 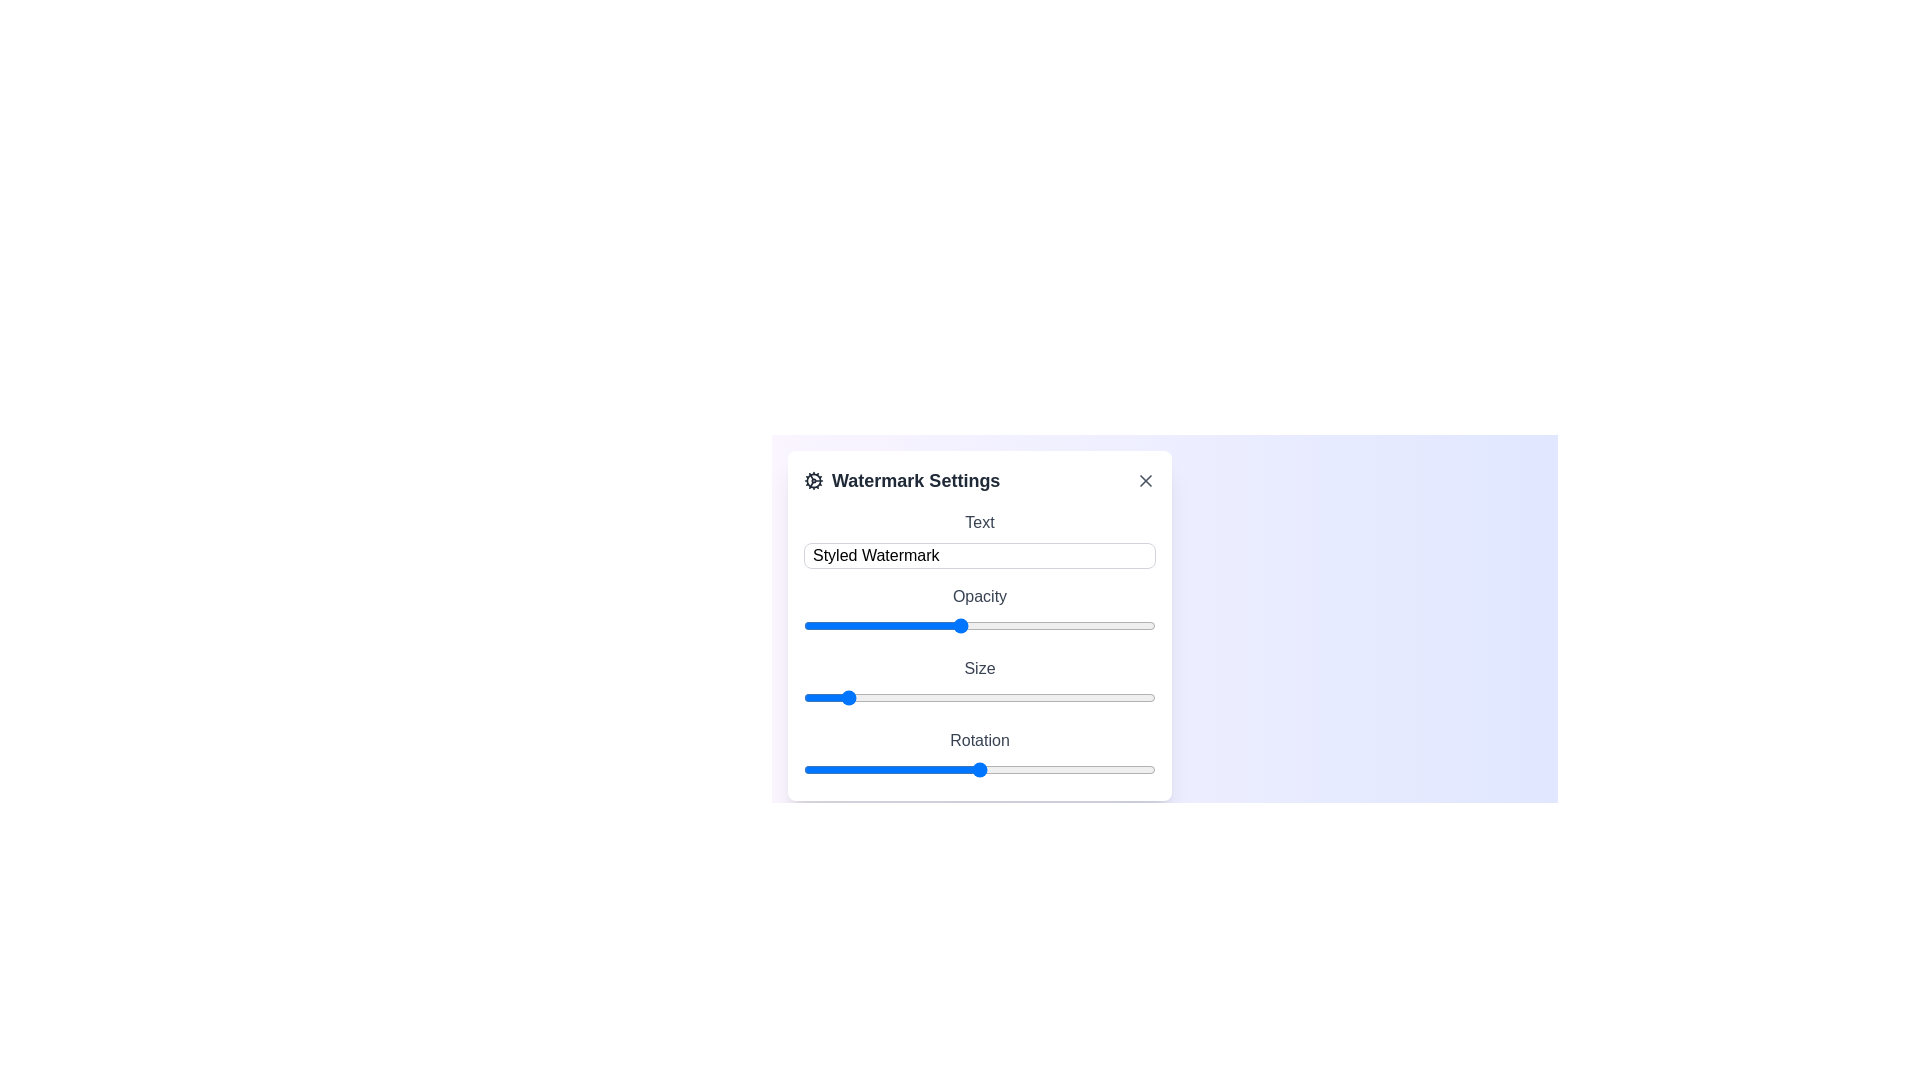 What do you see at coordinates (979, 481) in the screenshot?
I see `the header labeled 'Watermark Settings', which is styled in bold, gray text and located at the top of the 'Watermark Settings' dialog` at bounding box center [979, 481].